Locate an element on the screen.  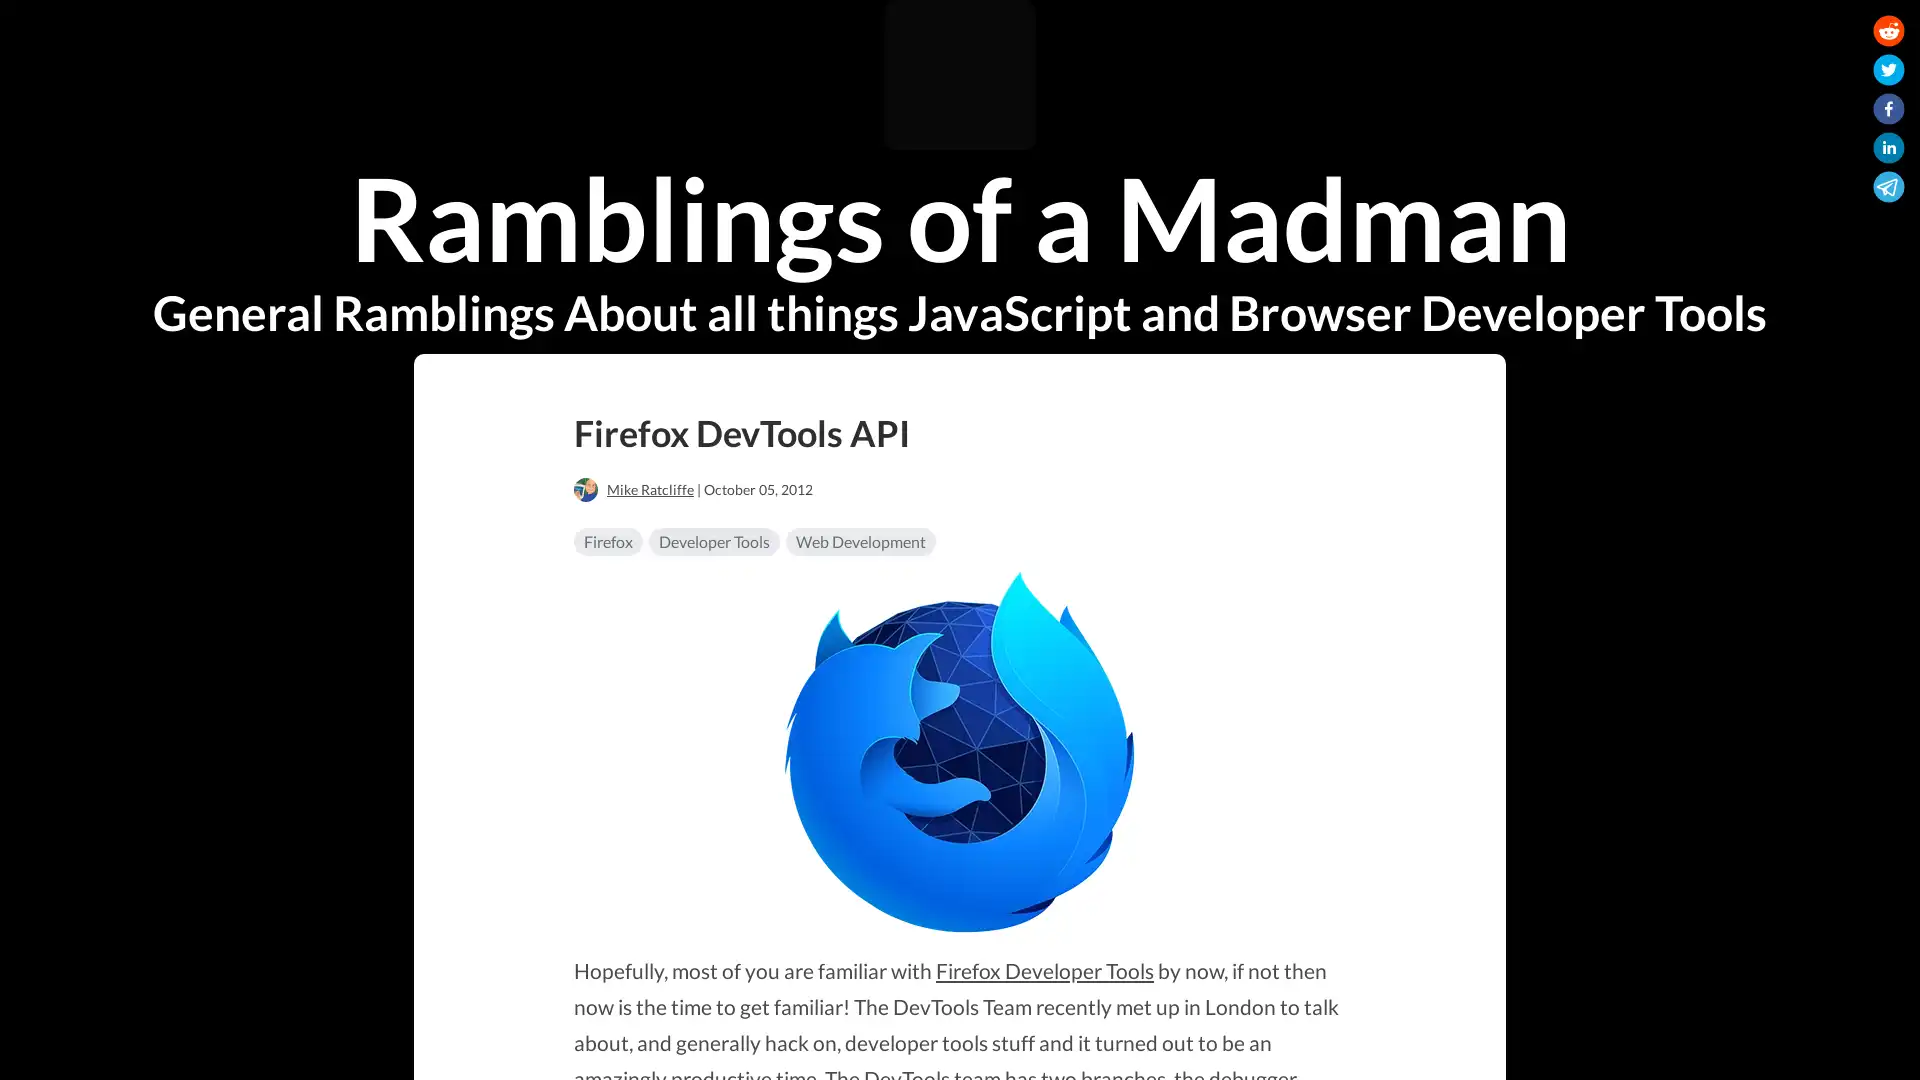
reddit is located at coordinates (1888, 34).